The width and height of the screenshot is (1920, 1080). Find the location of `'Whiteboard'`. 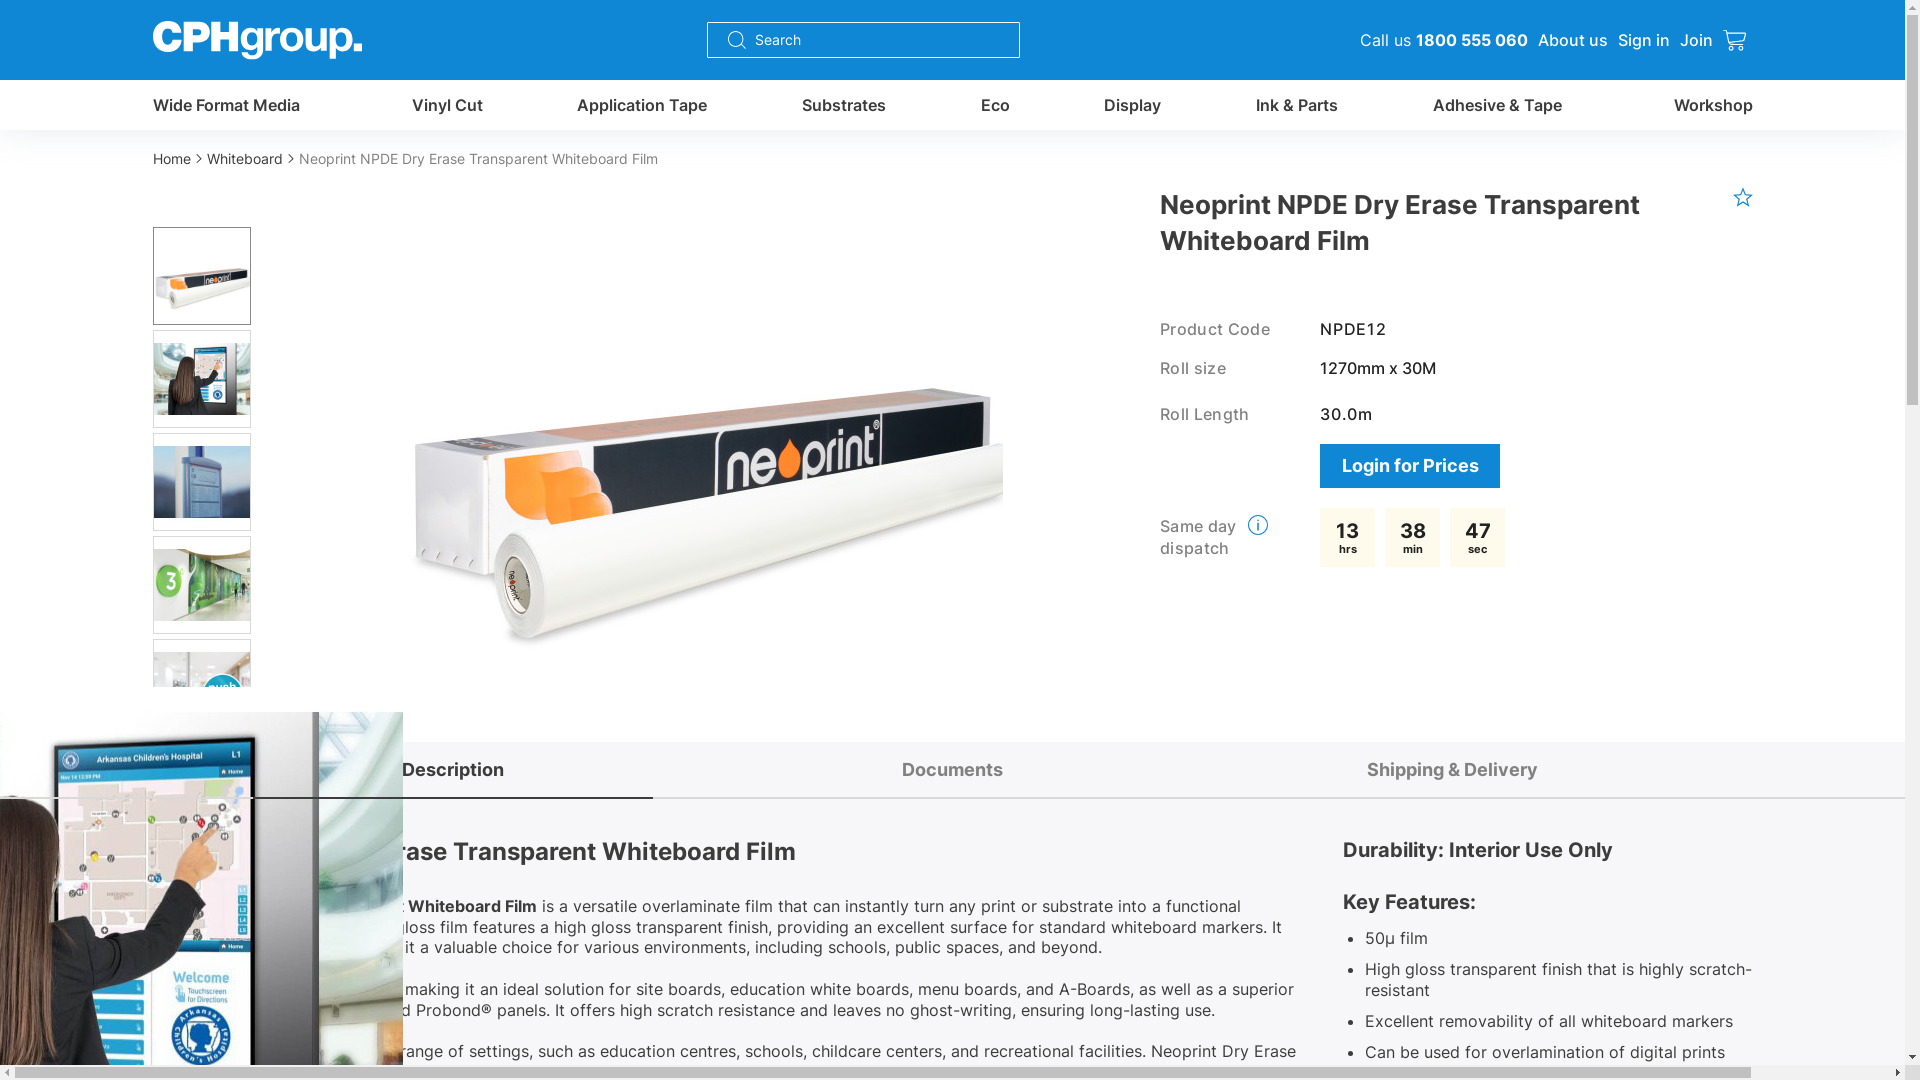

'Whiteboard' is located at coordinates (251, 157).